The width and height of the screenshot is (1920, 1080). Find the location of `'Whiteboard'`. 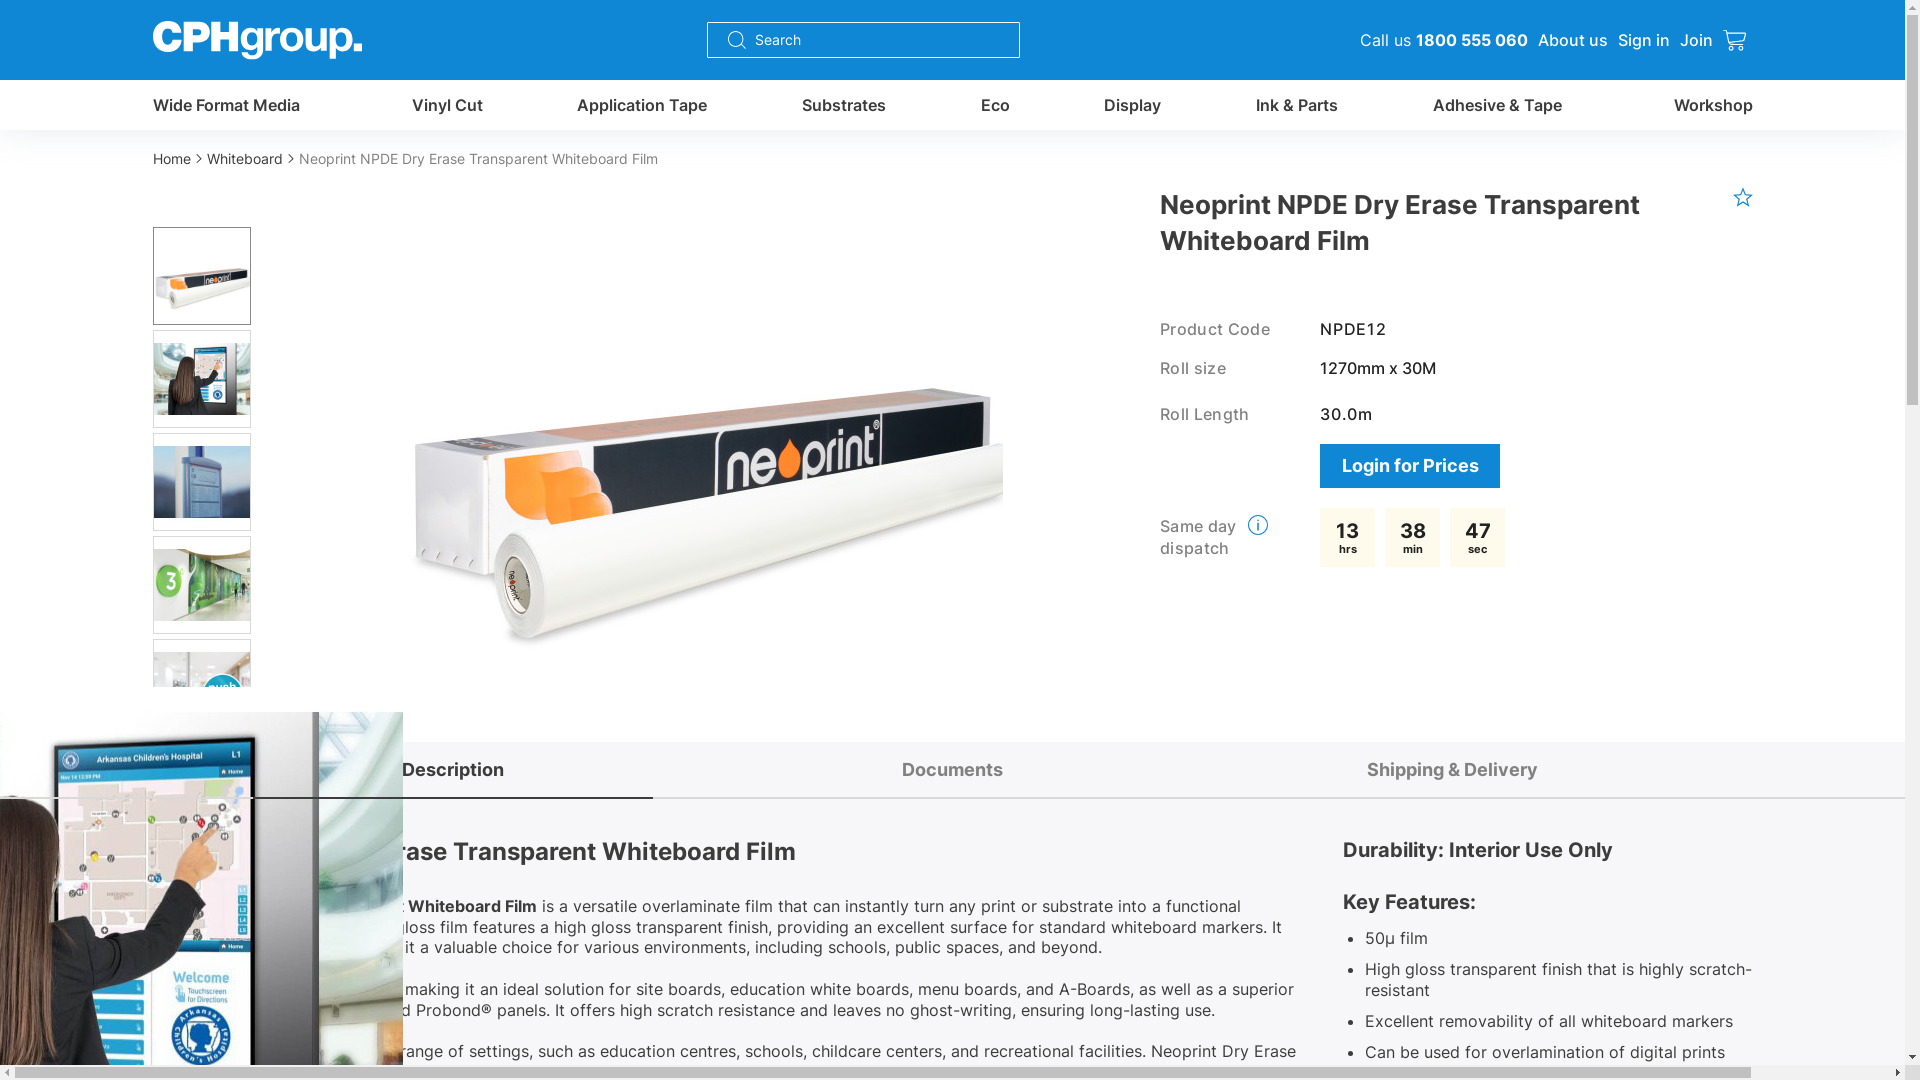

'Whiteboard' is located at coordinates (251, 157).